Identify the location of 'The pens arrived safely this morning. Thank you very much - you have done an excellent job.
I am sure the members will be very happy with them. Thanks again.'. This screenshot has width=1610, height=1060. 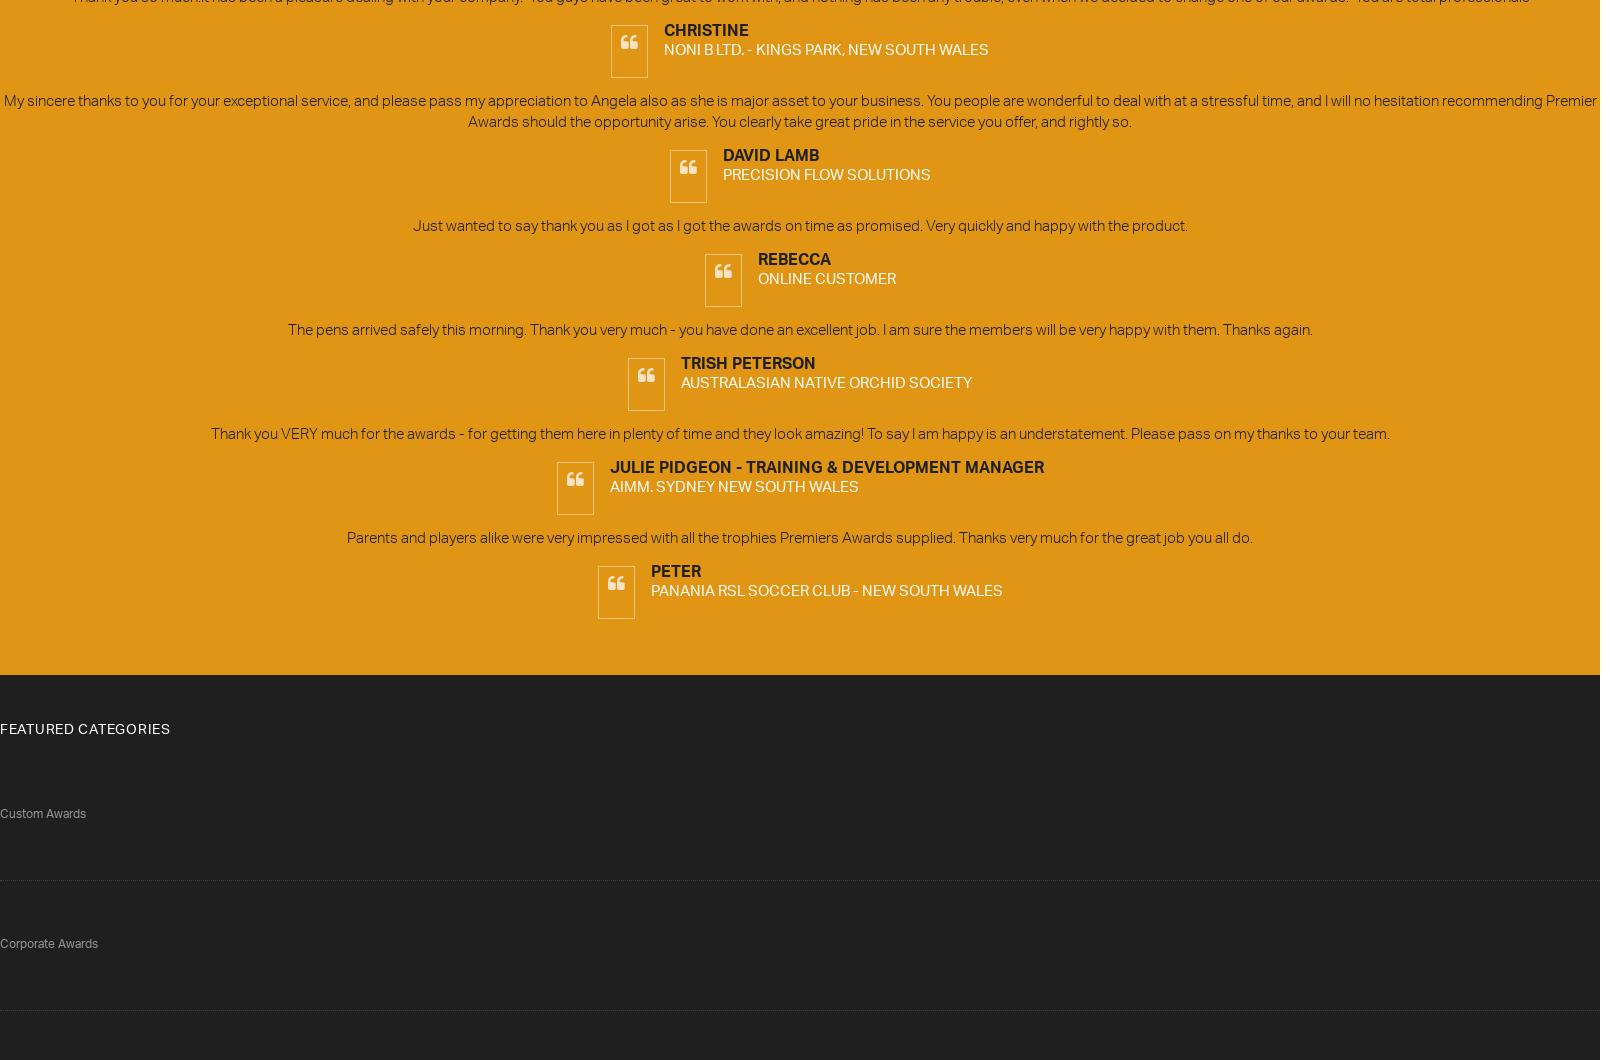
(798, 332).